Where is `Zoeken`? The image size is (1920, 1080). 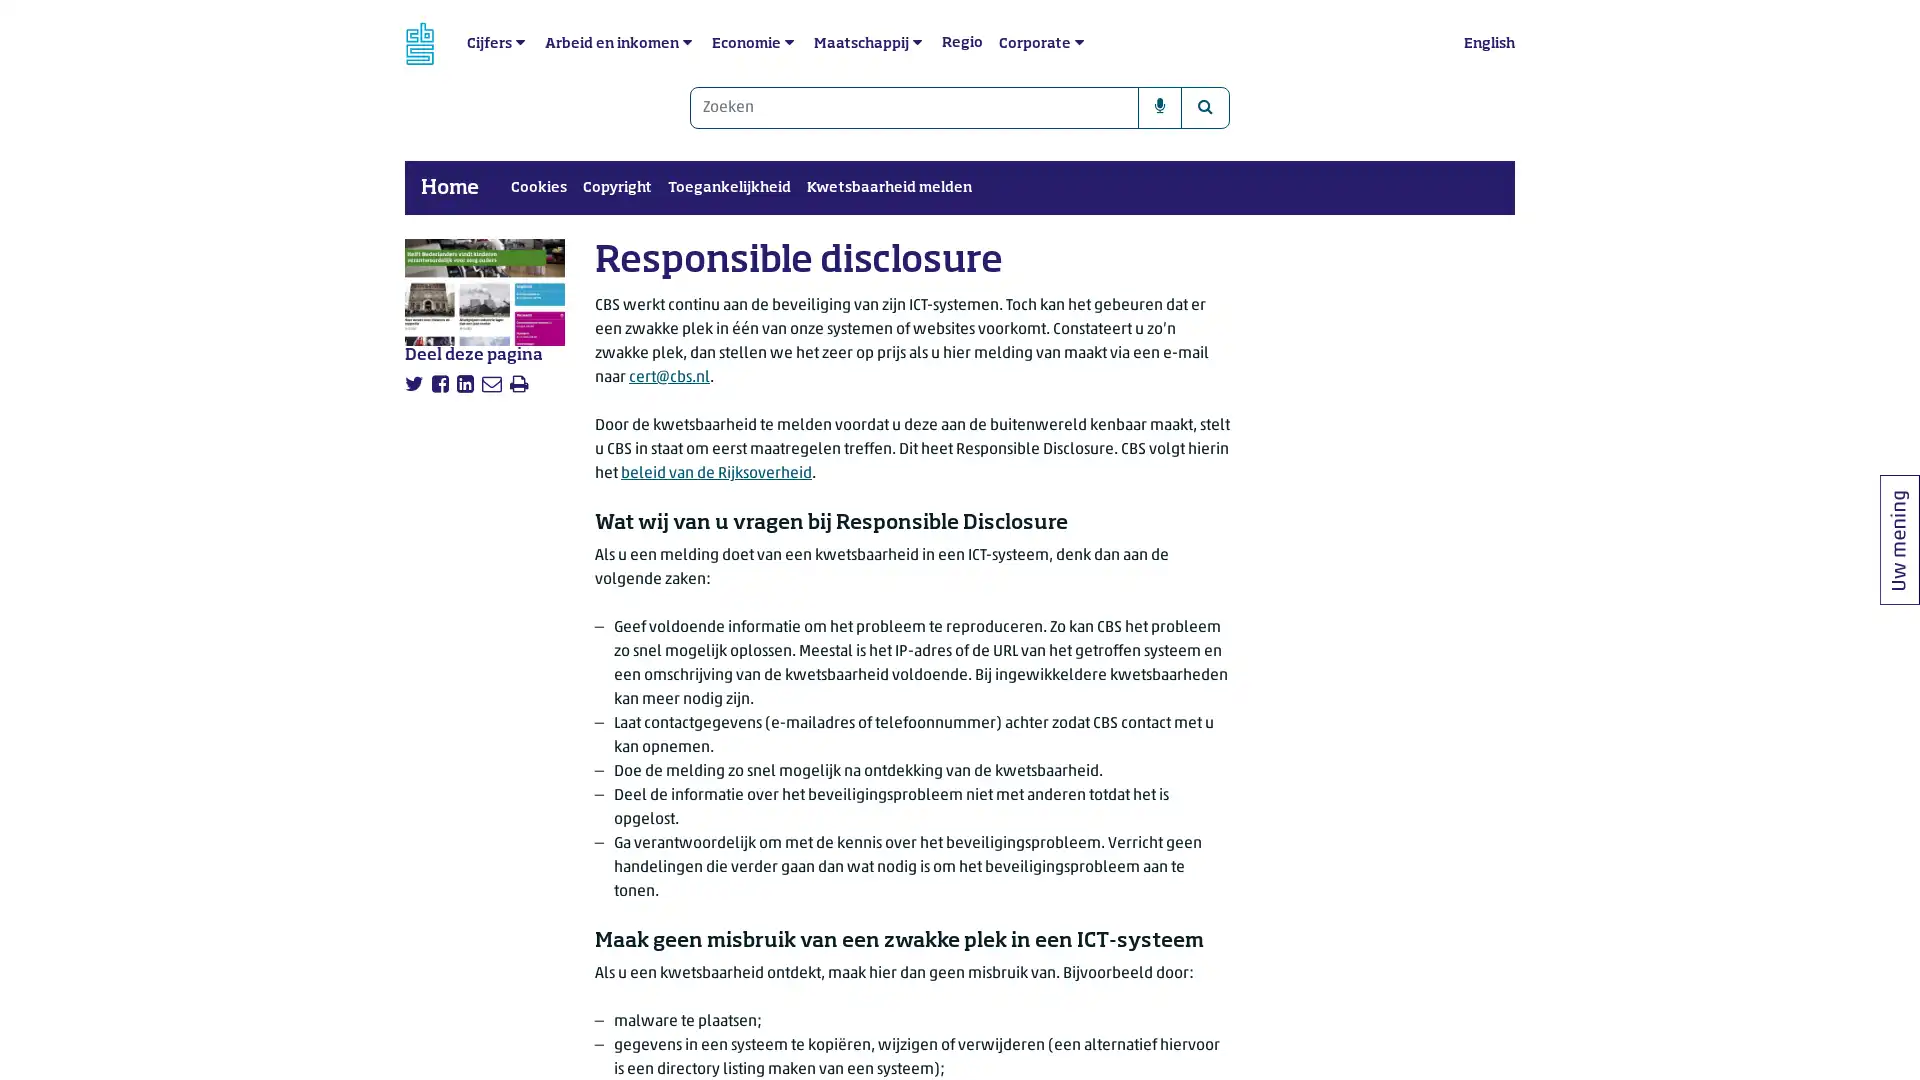
Zoeken is located at coordinates (1204, 108).